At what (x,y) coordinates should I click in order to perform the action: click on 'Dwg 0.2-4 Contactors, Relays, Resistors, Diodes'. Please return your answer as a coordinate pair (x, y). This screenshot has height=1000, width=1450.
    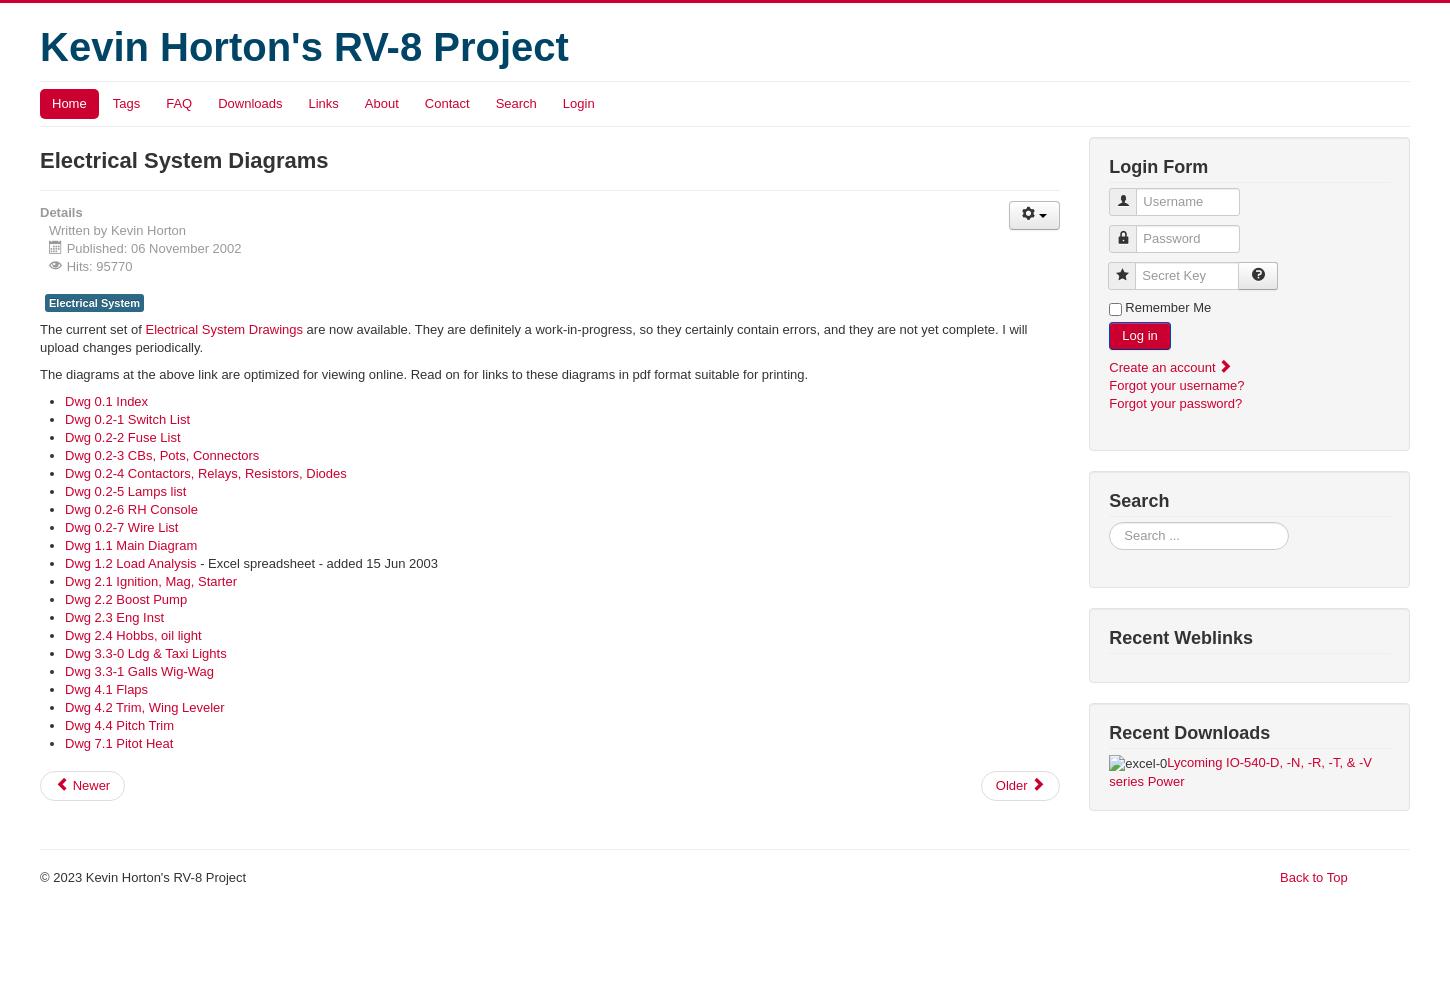
    Looking at the image, I should click on (204, 472).